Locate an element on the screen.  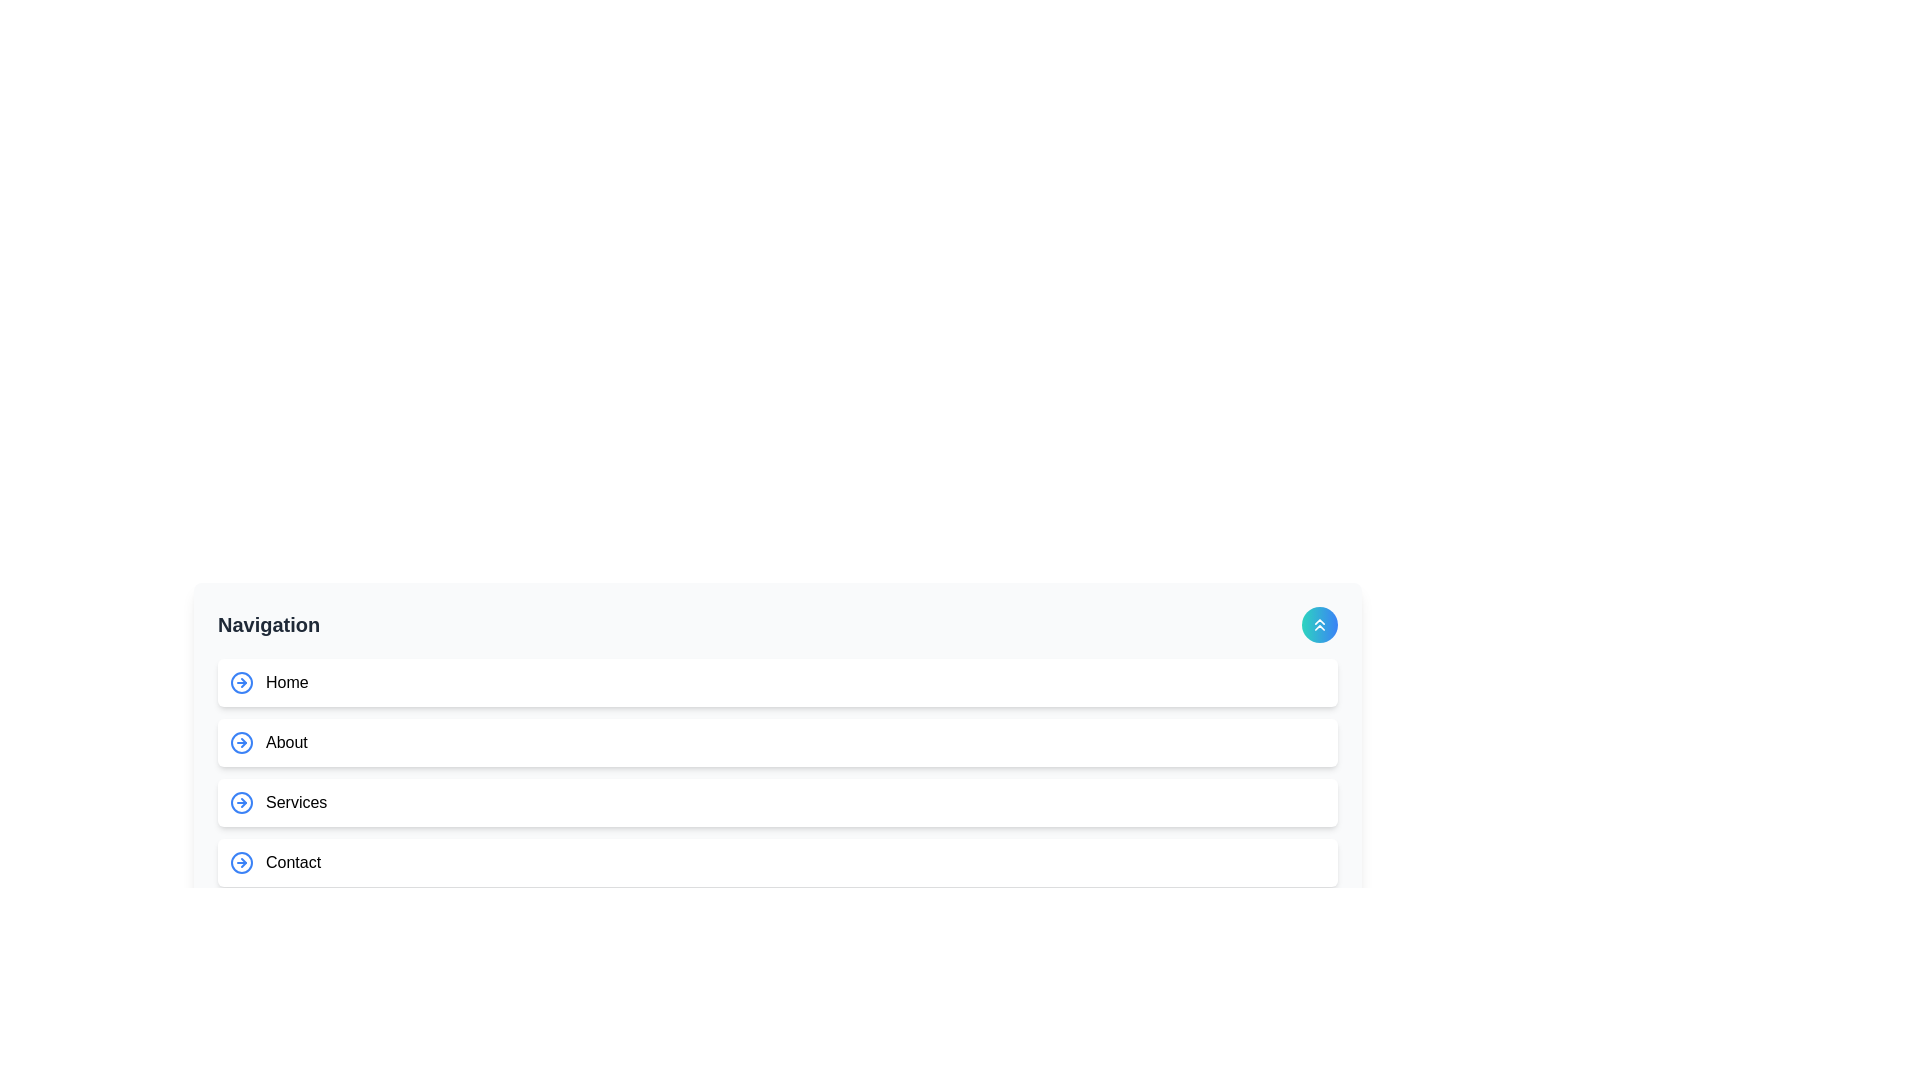
the circular part of the 'About' section icon in the navigation menu, which is visually indicated by an arrow symbol and is the second list item is located at coordinates (240, 743).